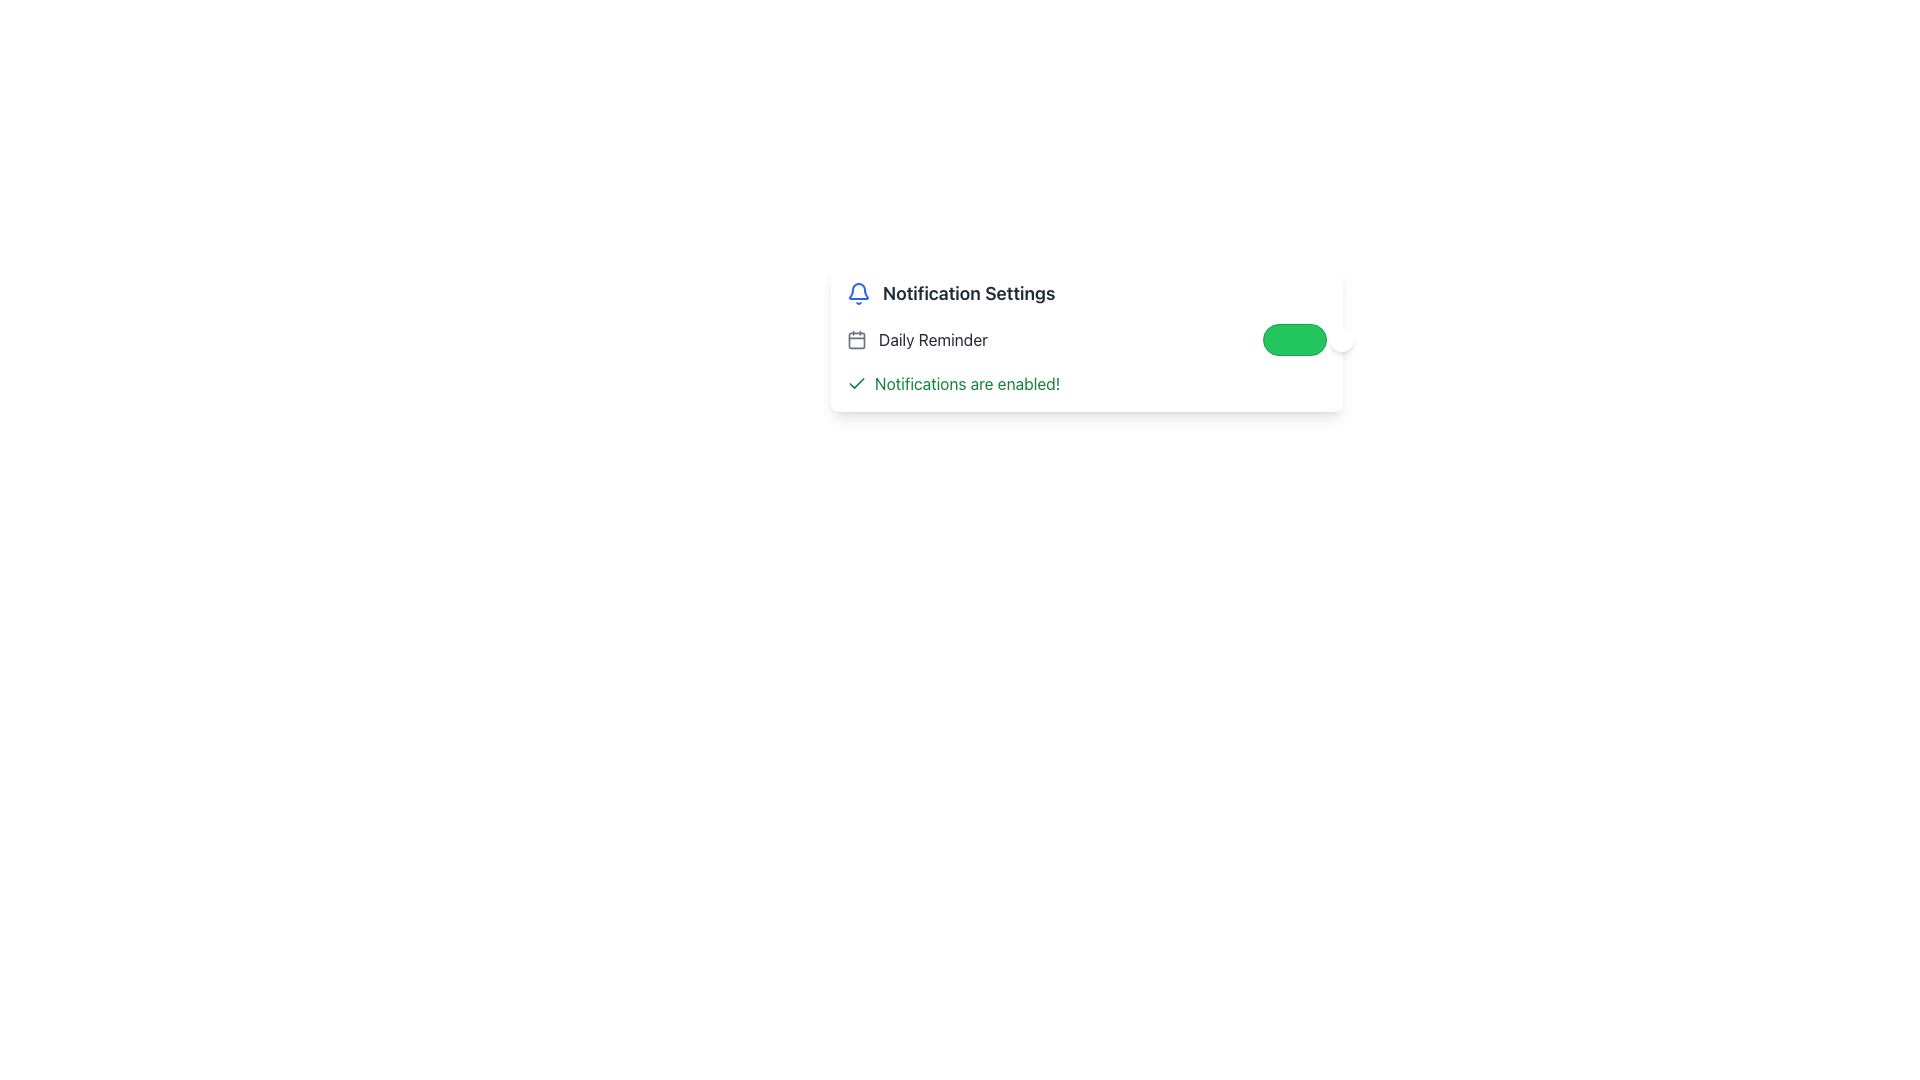 This screenshot has width=1920, height=1080. What do you see at coordinates (932, 338) in the screenshot?
I see `the 'Daily Reminder' text label, which is displayed in black sans-serif font and is located to the right of a calendar icon within the Notification Settings section` at bounding box center [932, 338].